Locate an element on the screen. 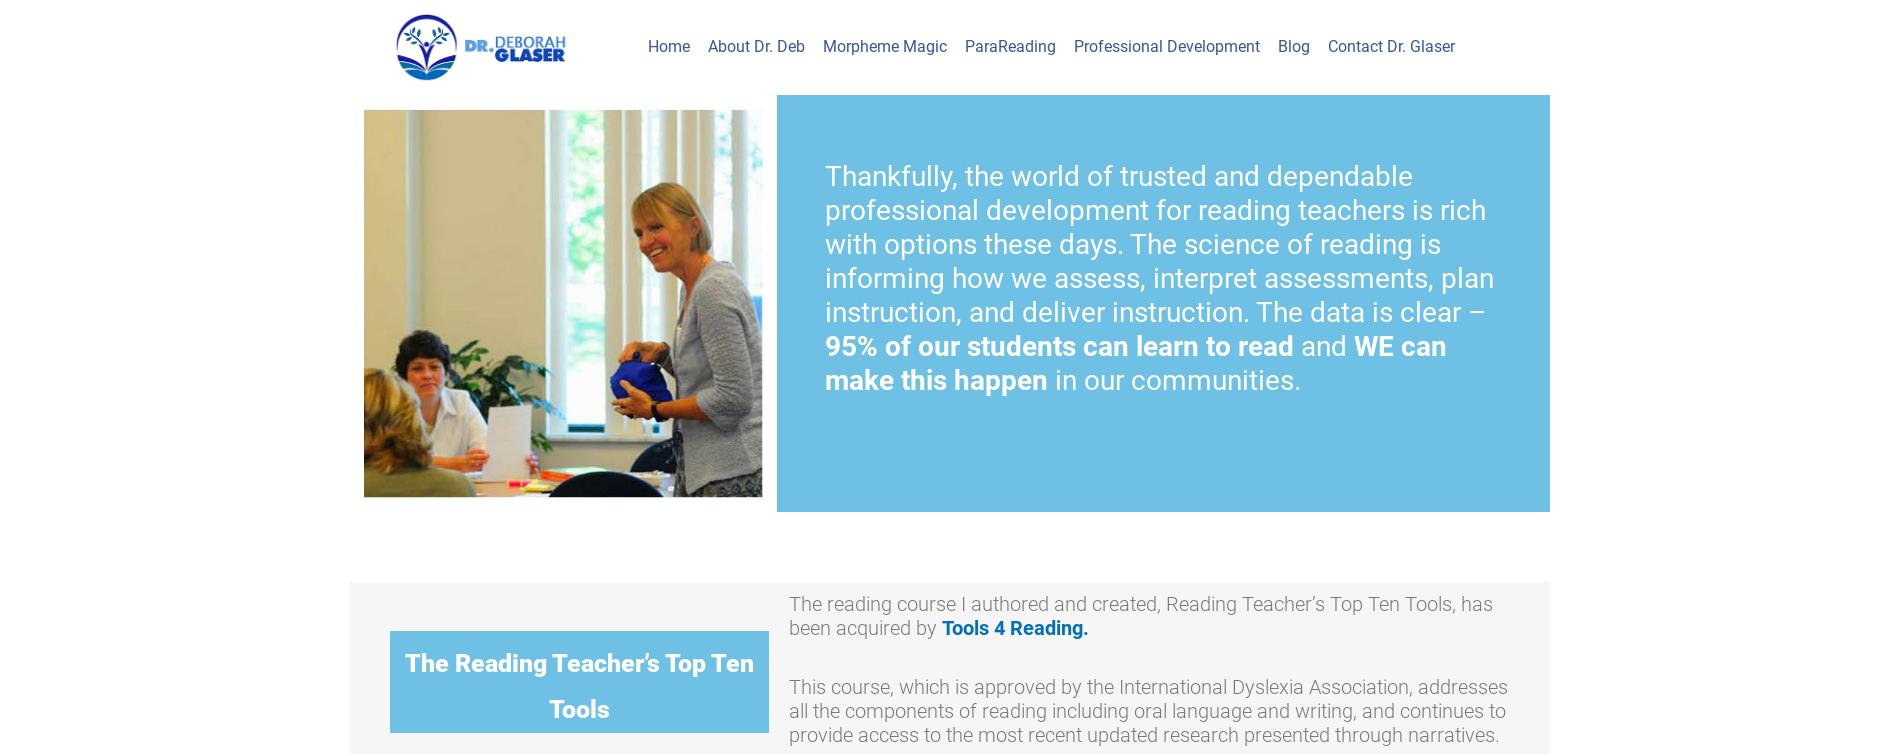  'Contact Dr. Glaser' is located at coordinates (1325, 46).